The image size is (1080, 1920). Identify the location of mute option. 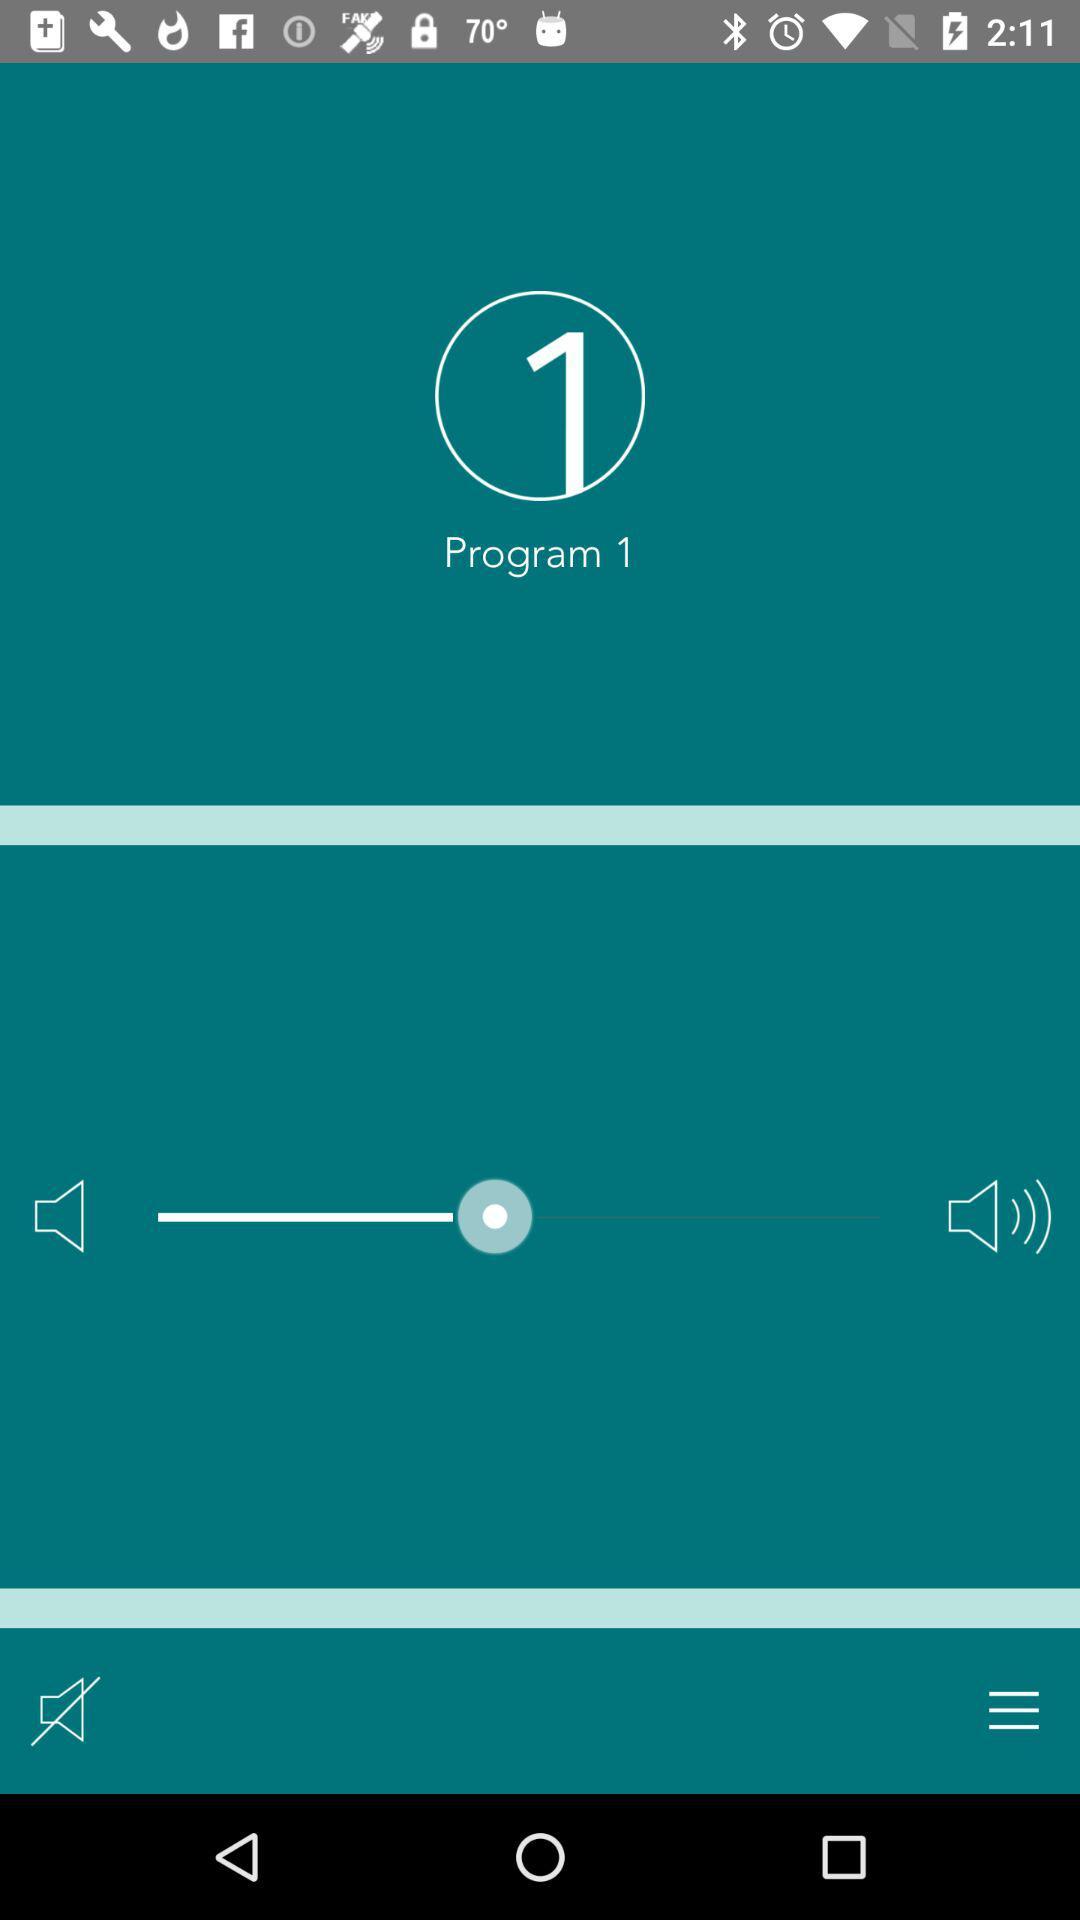
(64, 1709).